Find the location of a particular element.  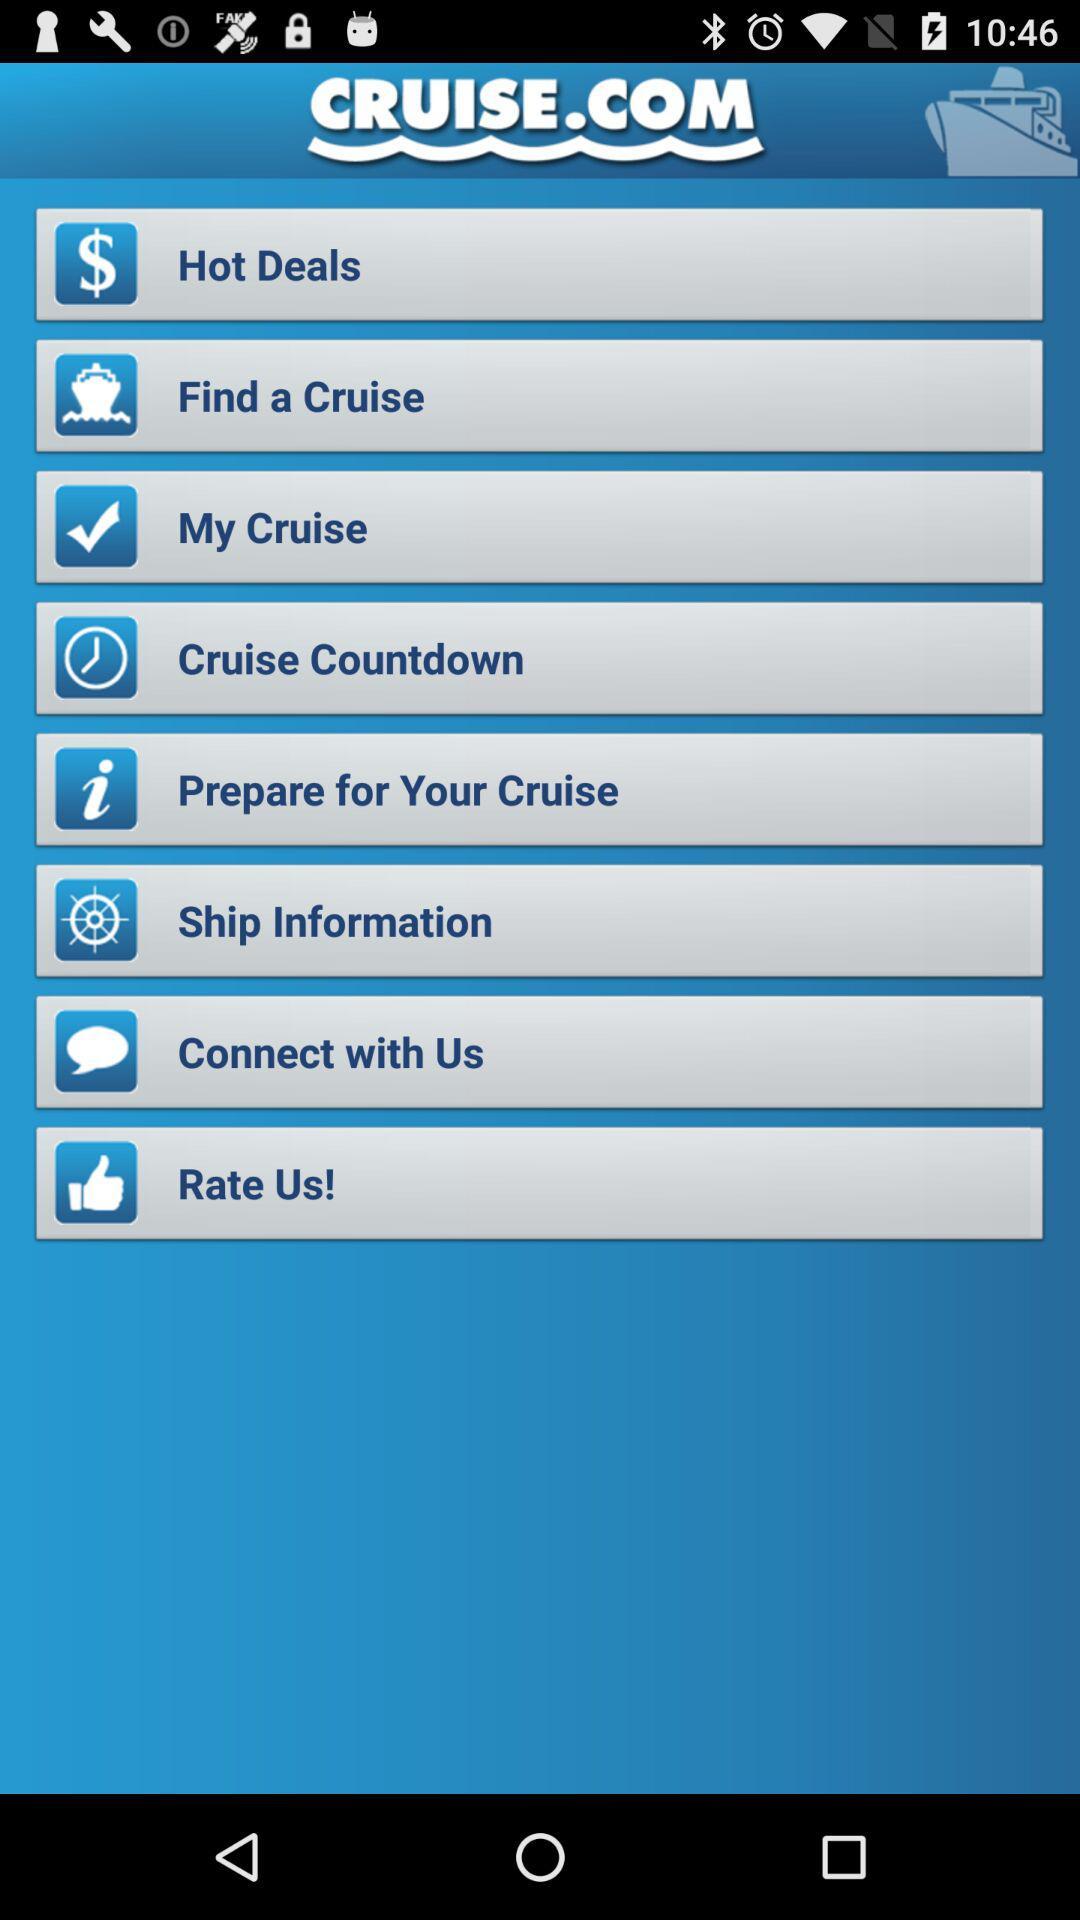

icon above ship information button is located at coordinates (540, 794).